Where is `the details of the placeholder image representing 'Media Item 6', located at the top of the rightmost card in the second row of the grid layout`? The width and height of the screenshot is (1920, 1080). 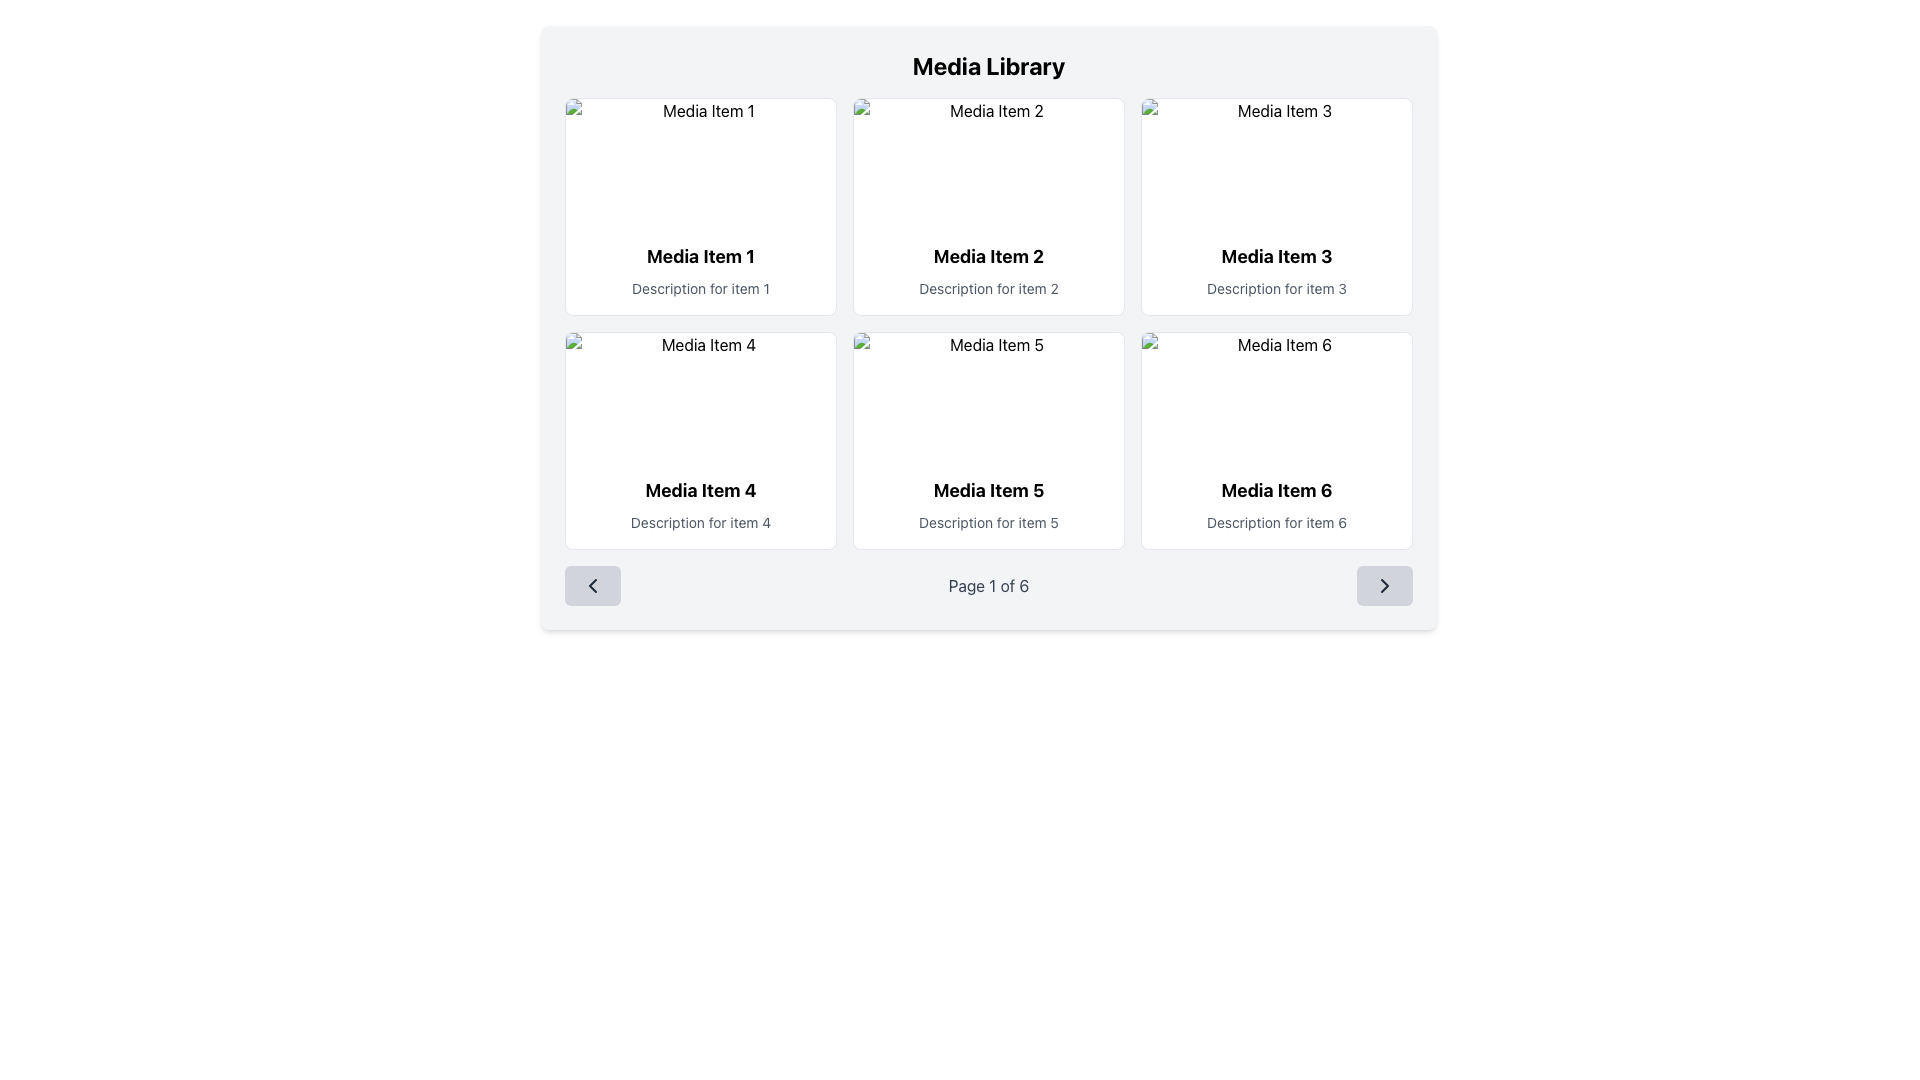 the details of the placeholder image representing 'Media Item 6', located at the top of the rightmost card in the second row of the grid layout is located at coordinates (1275, 397).